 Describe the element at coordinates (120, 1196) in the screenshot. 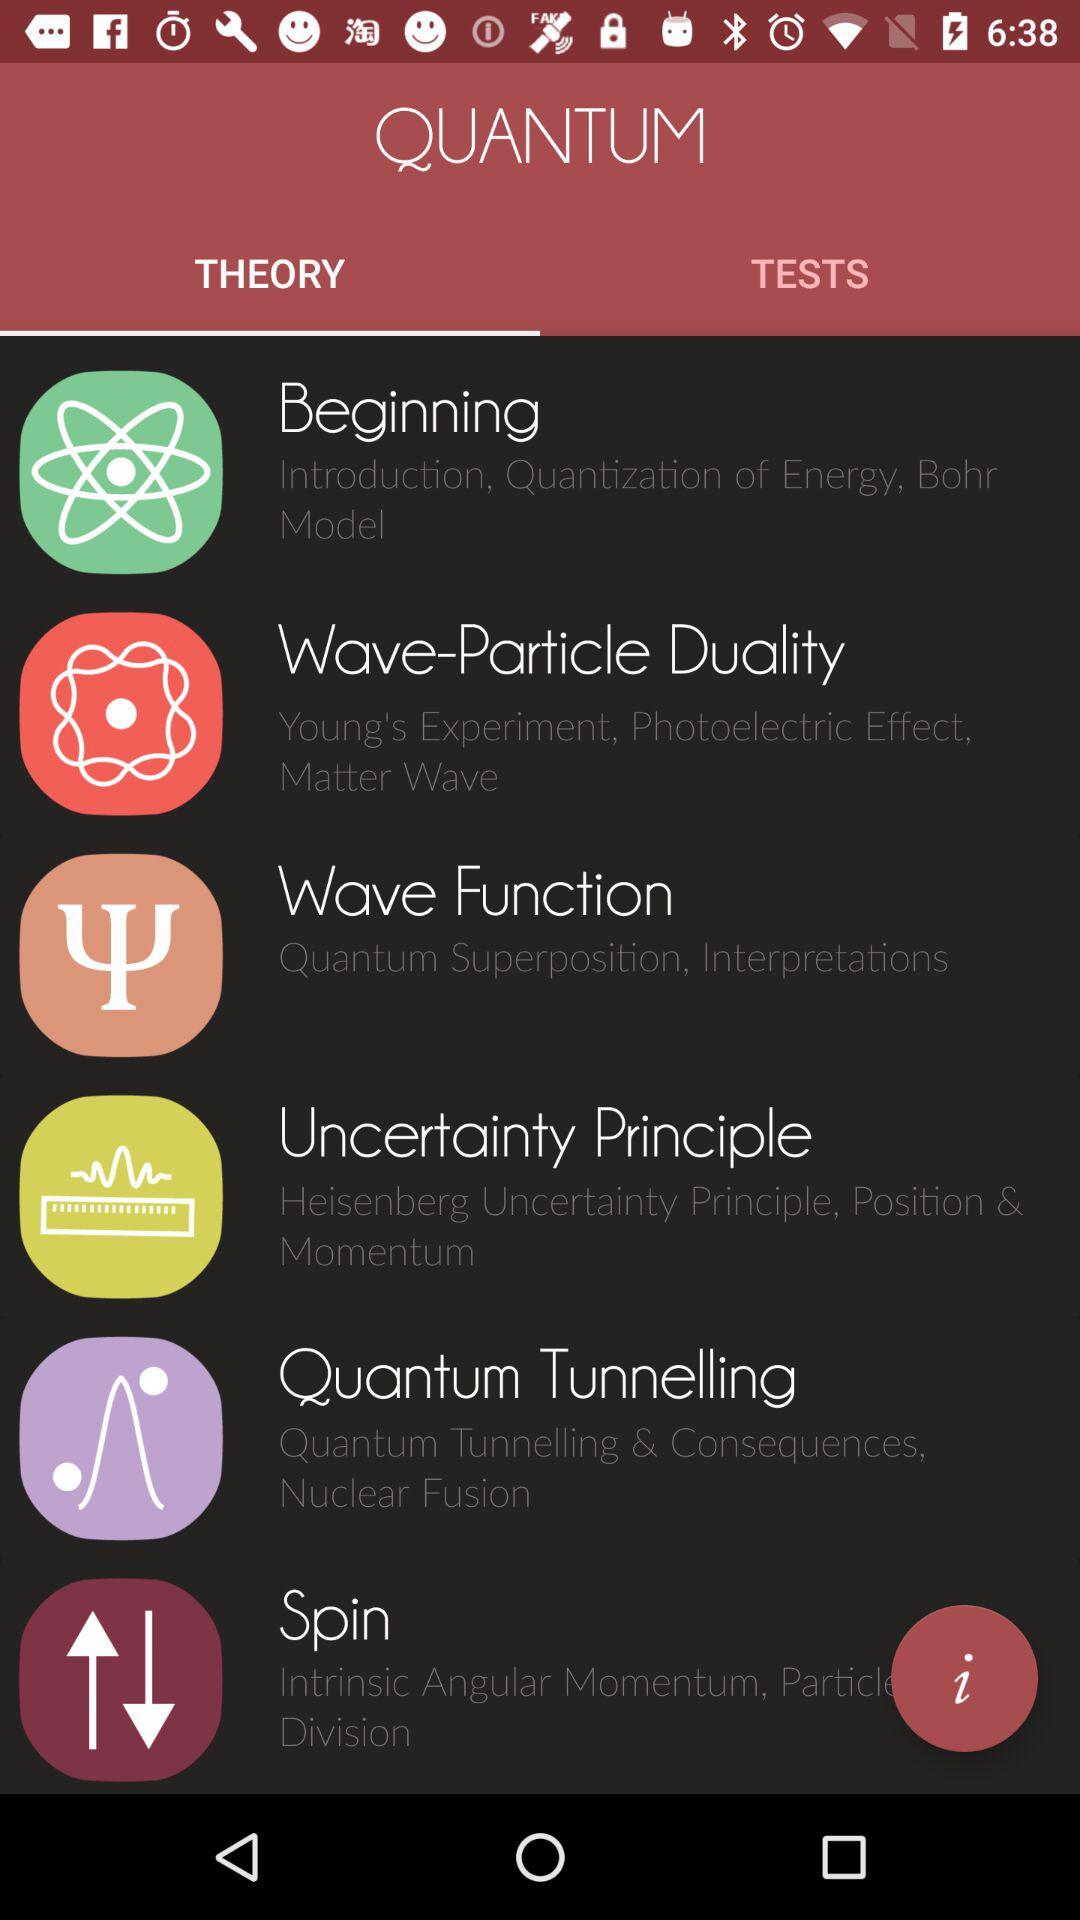

I see `option` at that location.